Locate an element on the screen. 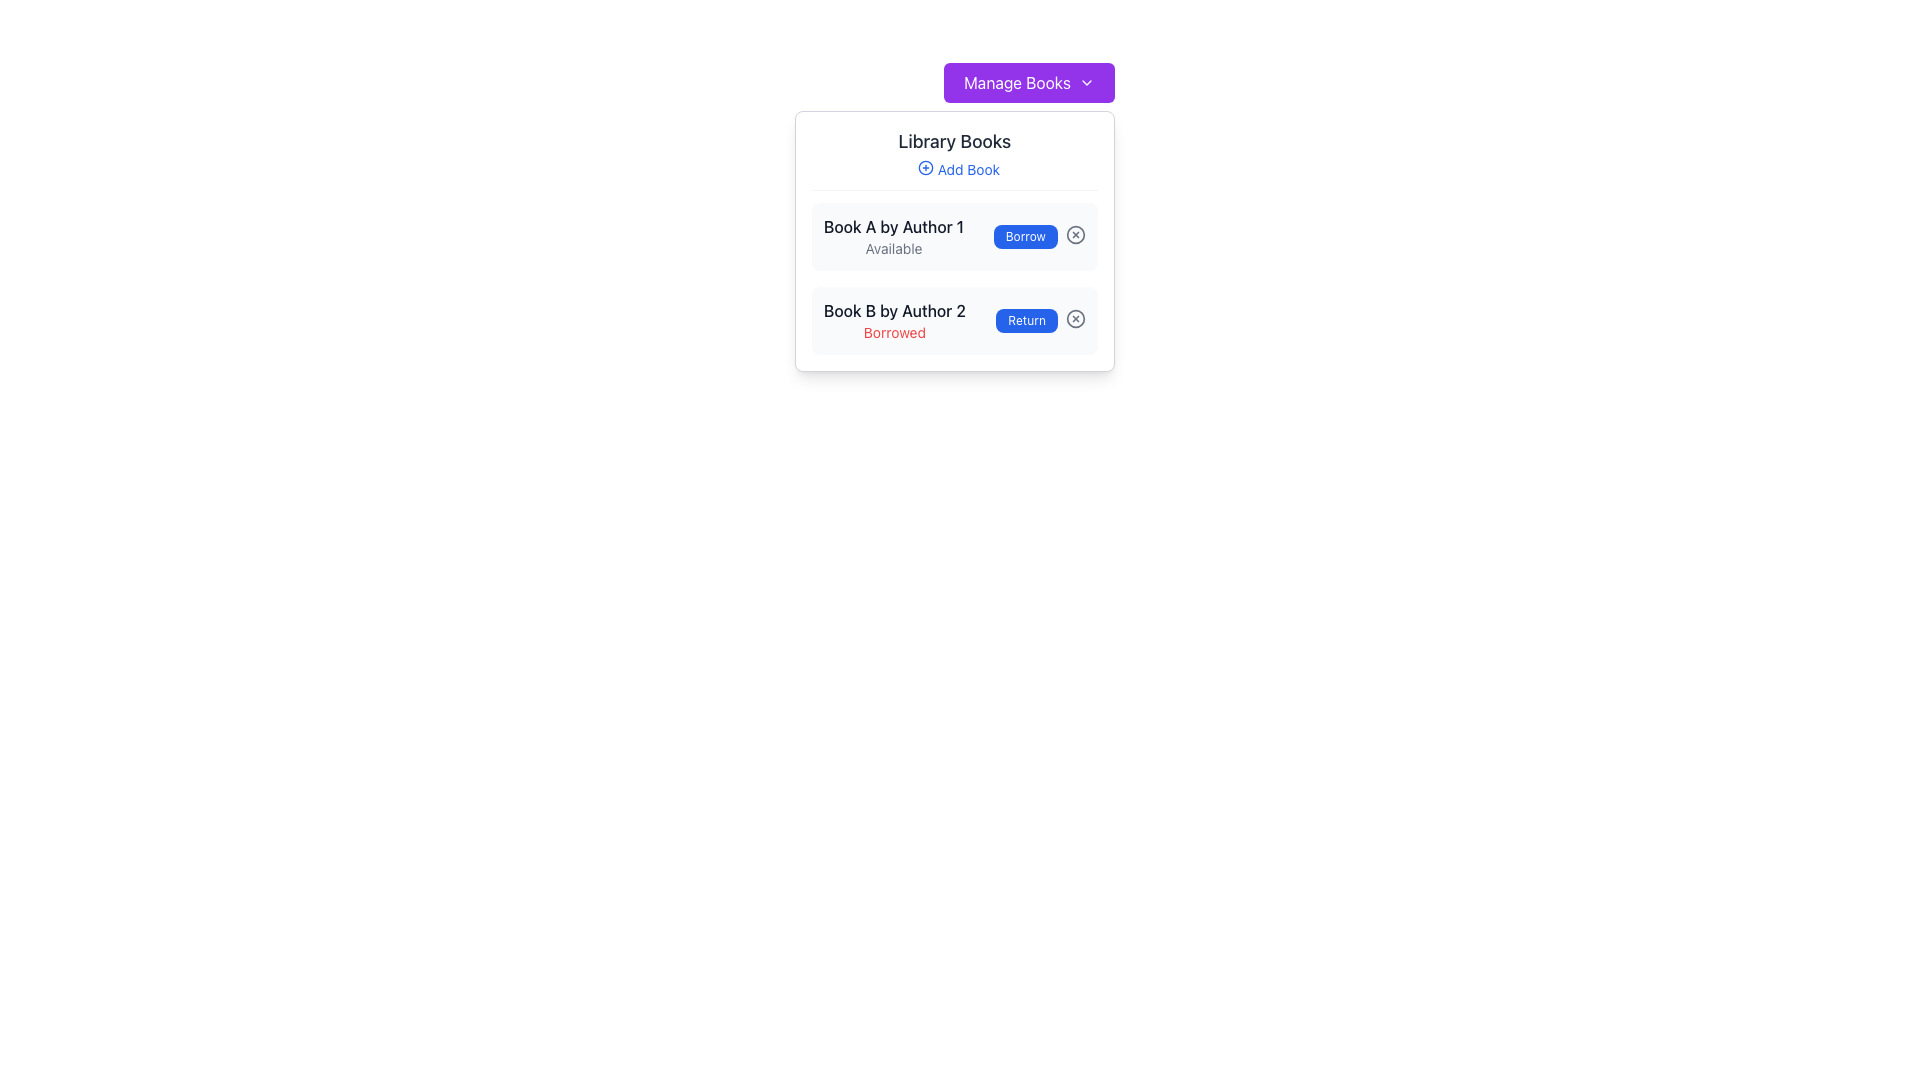 This screenshot has width=1920, height=1080. the text display element showing 'Book A by Author 1' with status 'Available', which is located within the first card of the 'Library Books' section is located at coordinates (892, 235).